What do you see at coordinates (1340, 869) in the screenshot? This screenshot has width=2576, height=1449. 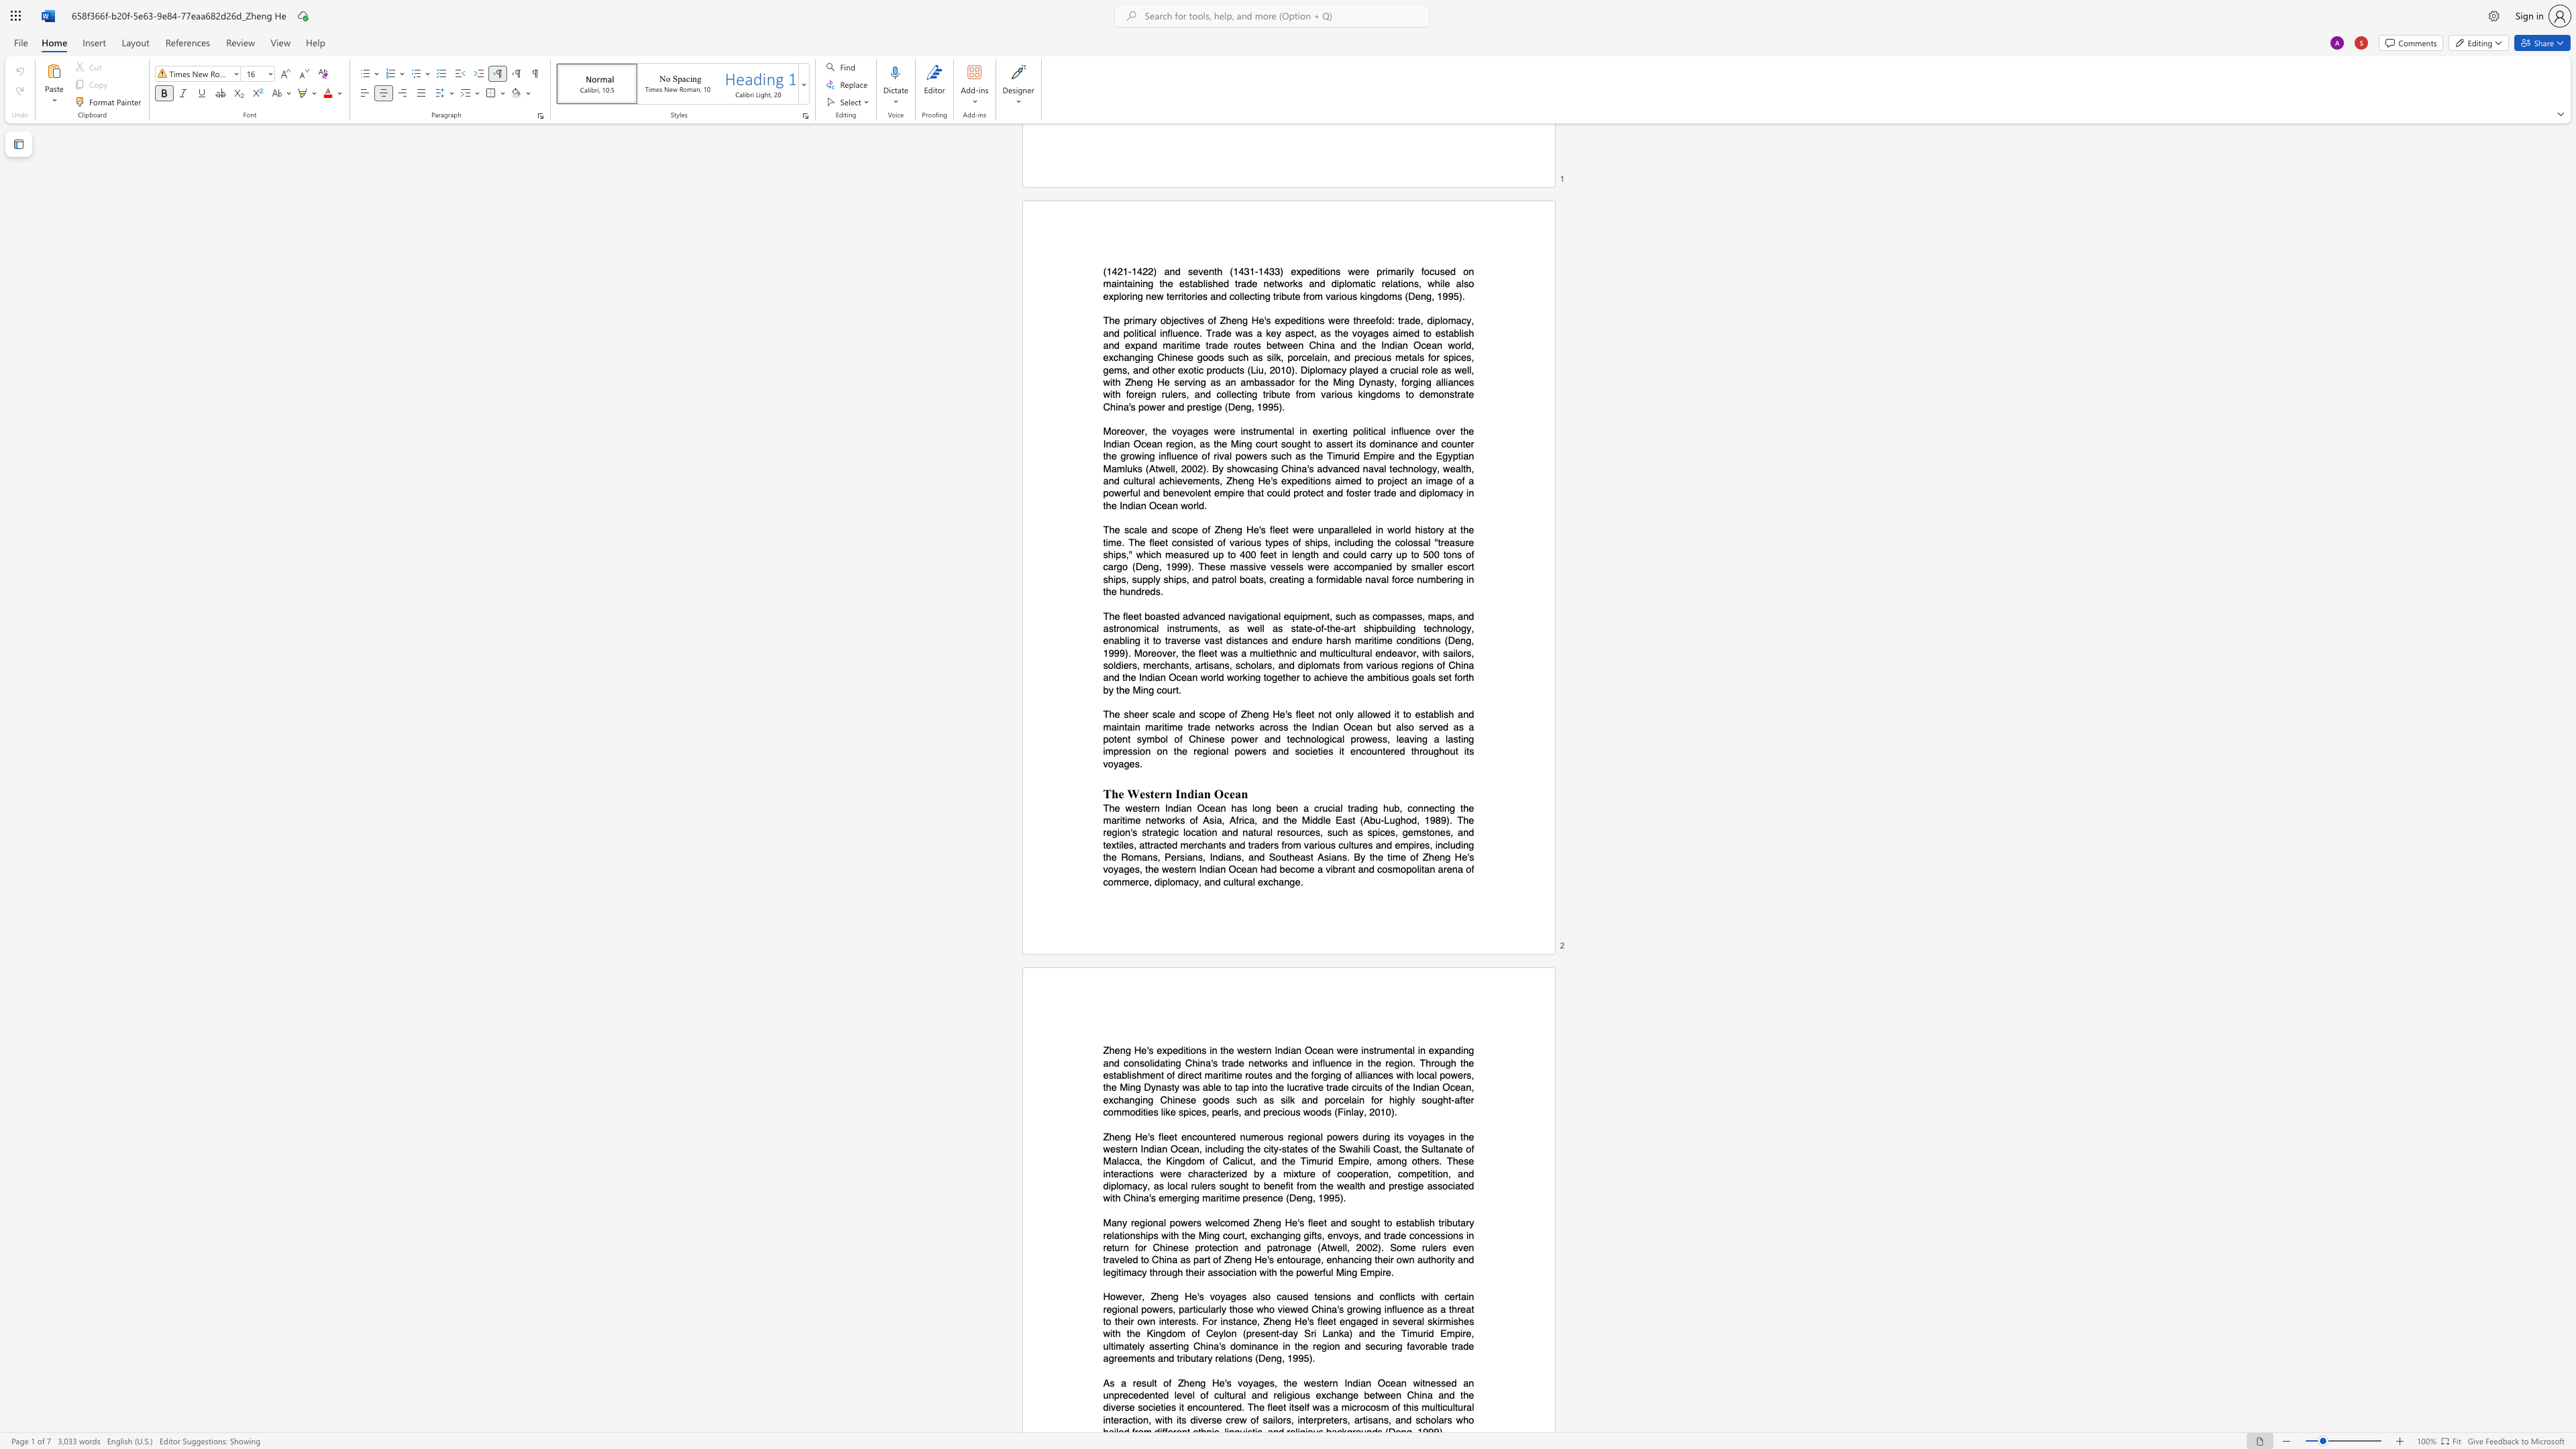 I see `the subset text "ant and cosmopolitan" within the text "voyages, the western Indian Ocean had become a vibrant and cosmopolitan arena of commerce, diplomacy, and cultural exchange."` at bounding box center [1340, 869].